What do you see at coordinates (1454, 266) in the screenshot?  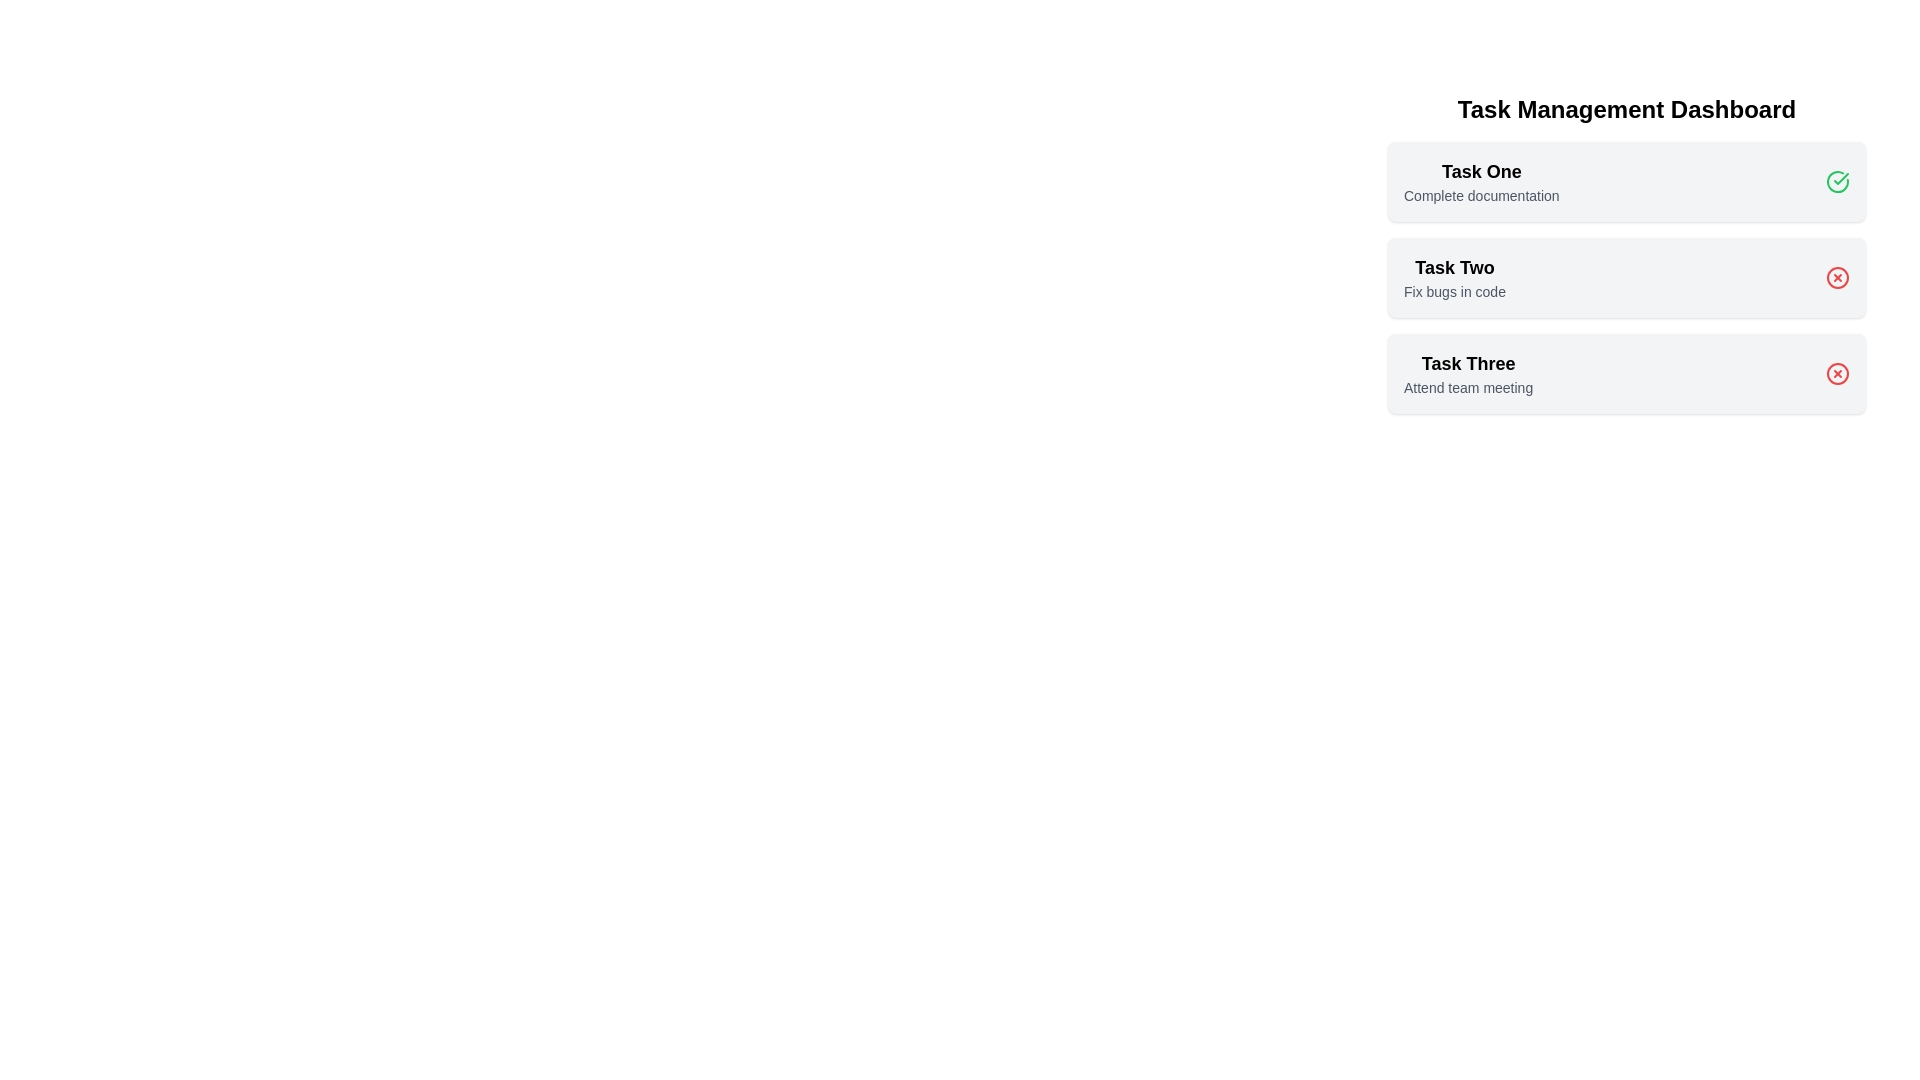 I see `the task title Task Two to highlight it` at bounding box center [1454, 266].